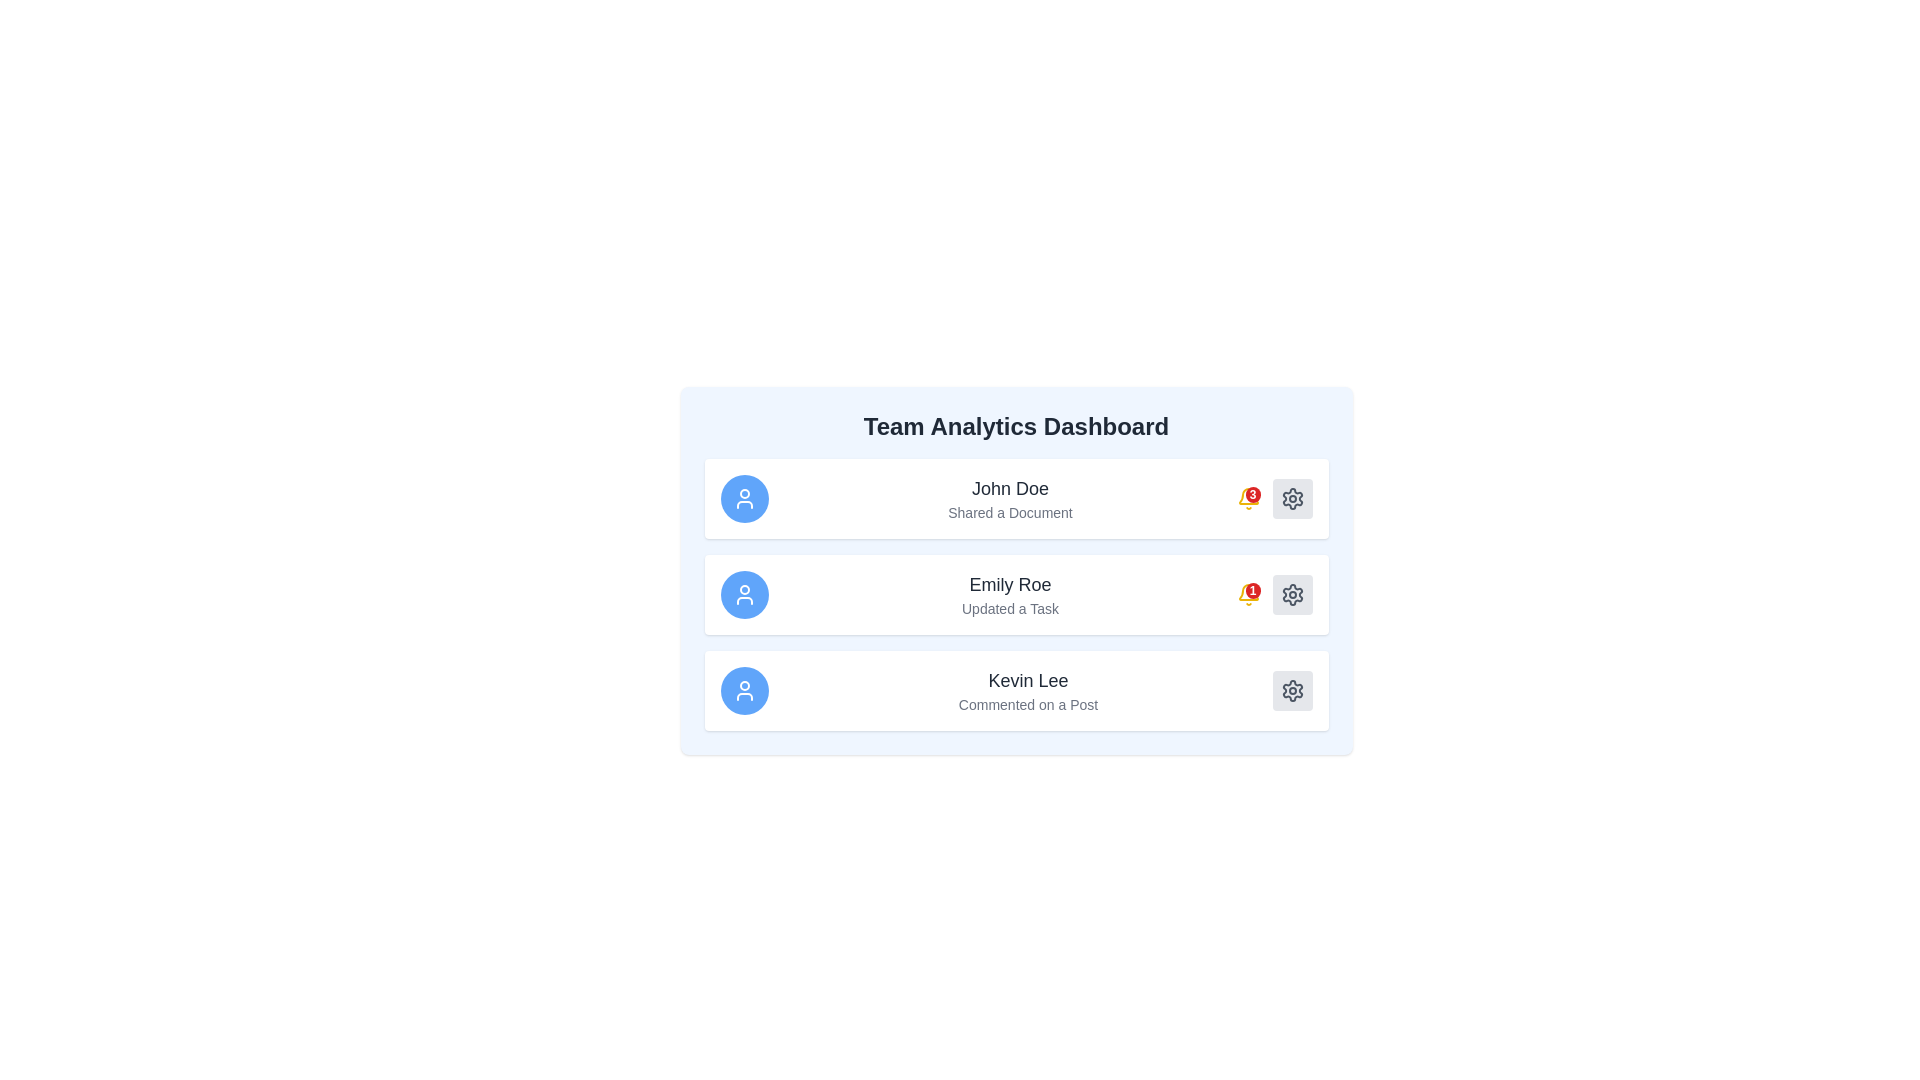  What do you see at coordinates (1252, 589) in the screenshot?
I see `the notification count displayed in the red badge with the number '1' located at the top-right corner of the notification icon group in the dashboard` at bounding box center [1252, 589].